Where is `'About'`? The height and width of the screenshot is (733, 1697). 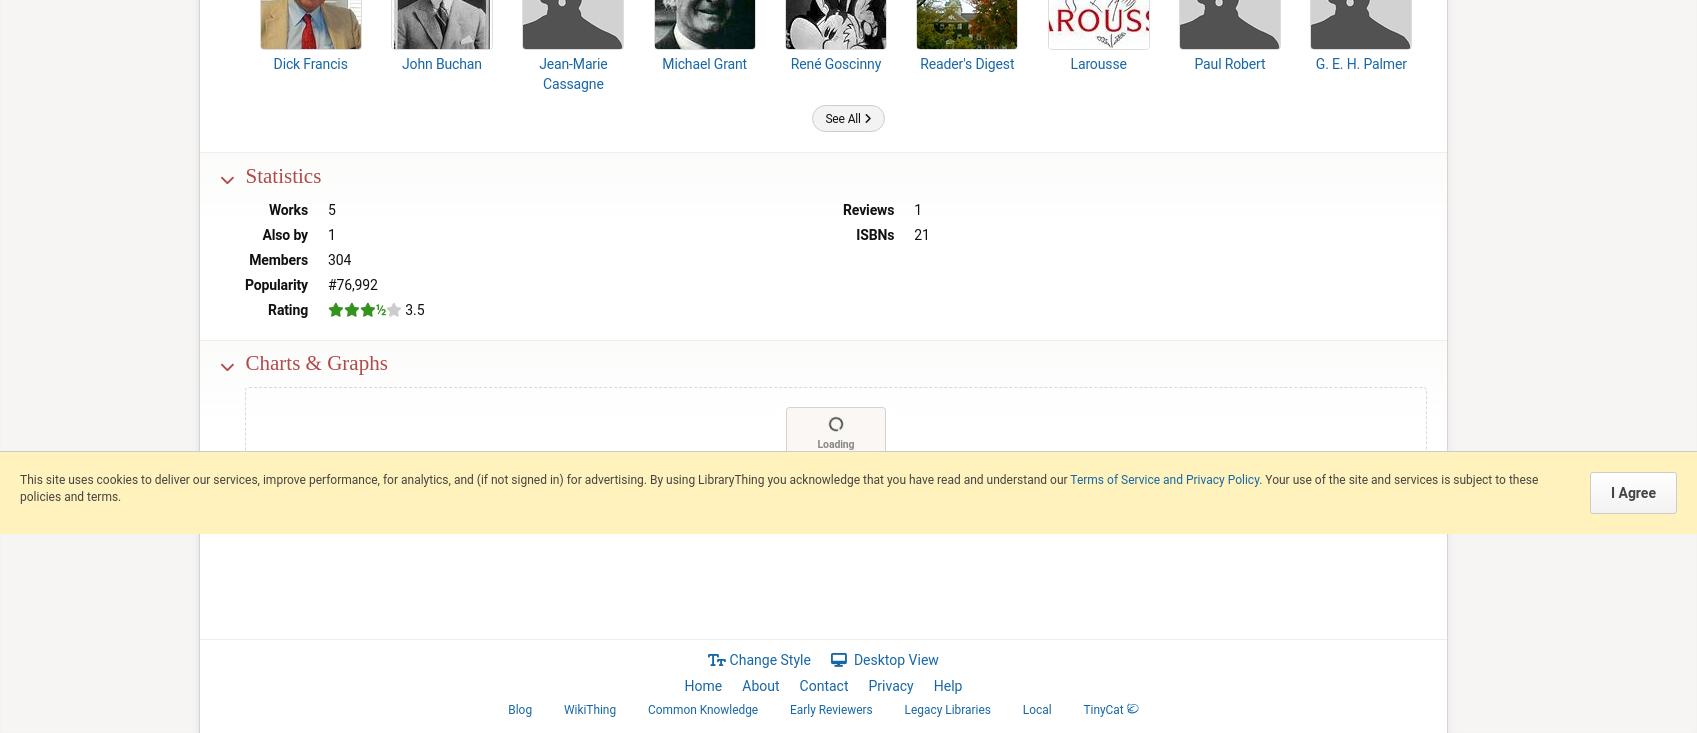
'About' is located at coordinates (759, 686).